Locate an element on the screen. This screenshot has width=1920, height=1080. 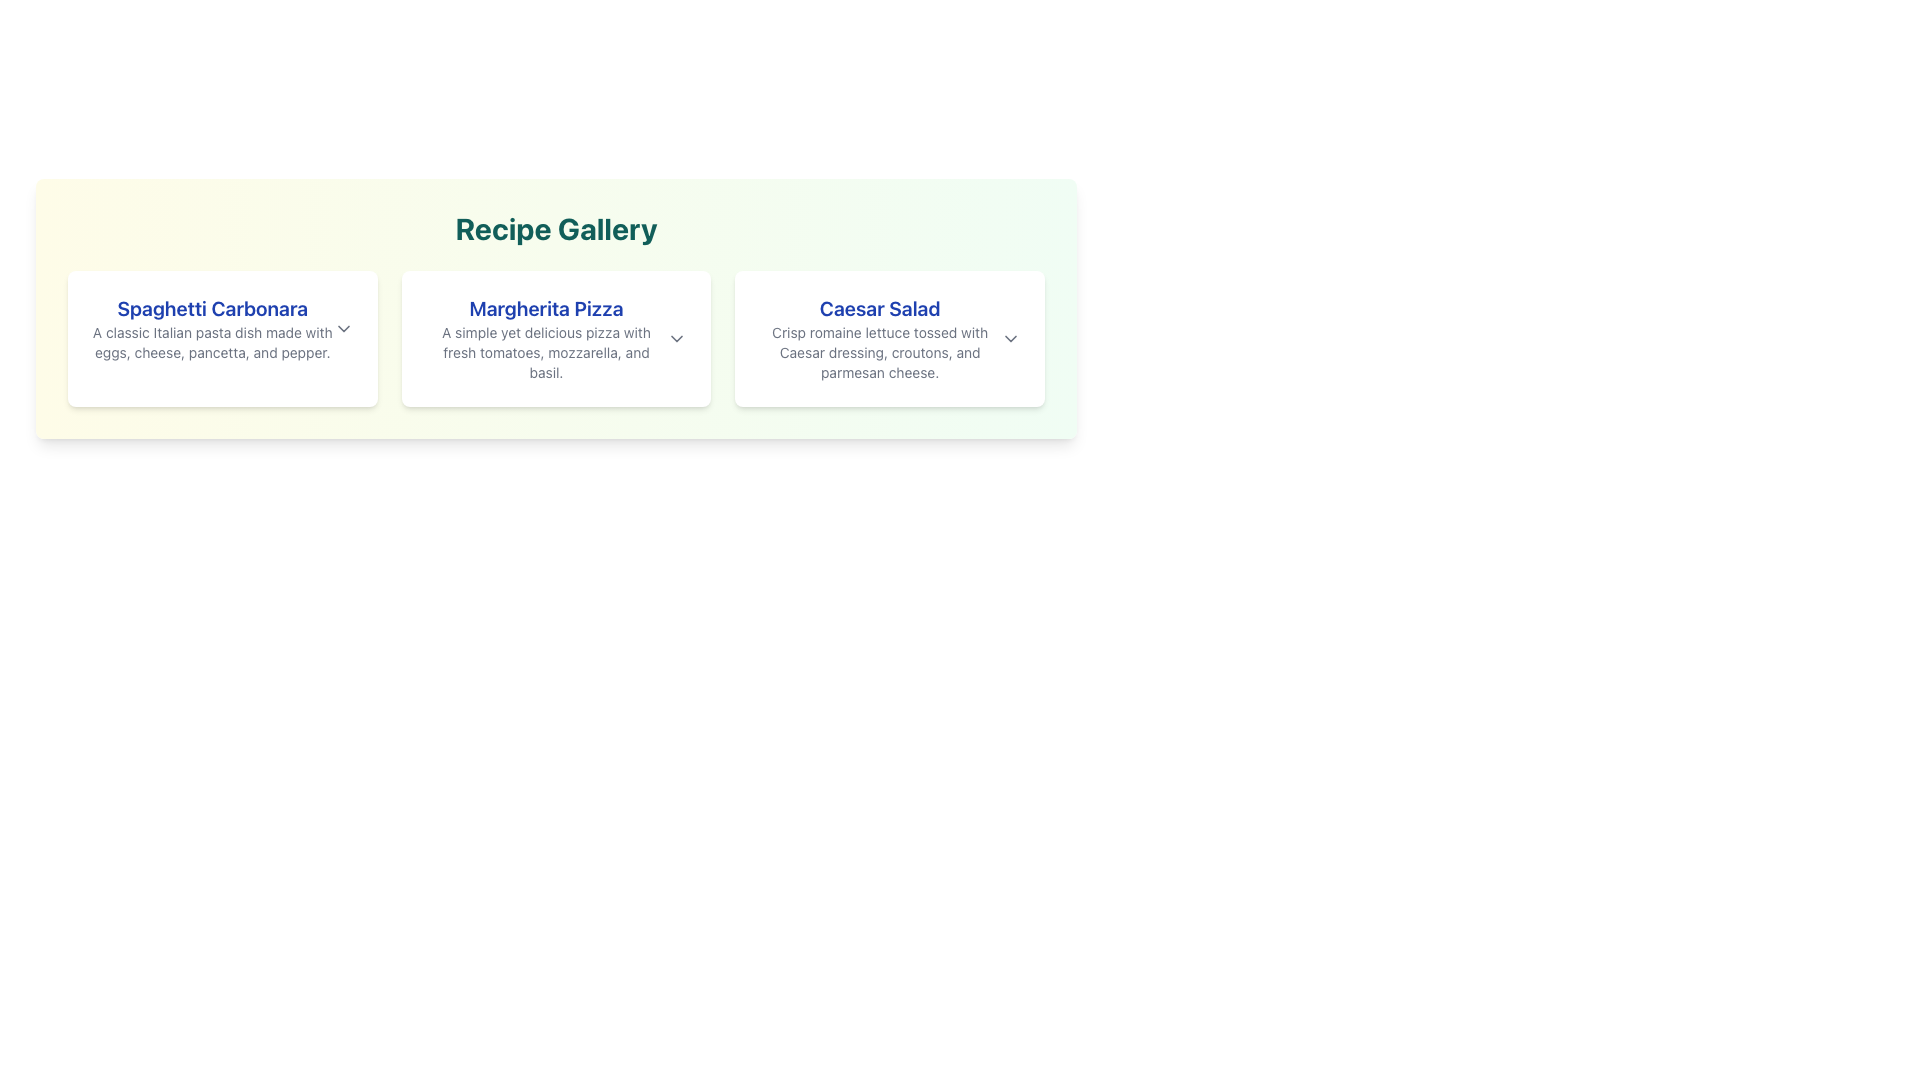
the 'Caesar Salad' recipe from the Recipe Gallery section, which features bold blue text and a gray description underneath is located at coordinates (880, 338).